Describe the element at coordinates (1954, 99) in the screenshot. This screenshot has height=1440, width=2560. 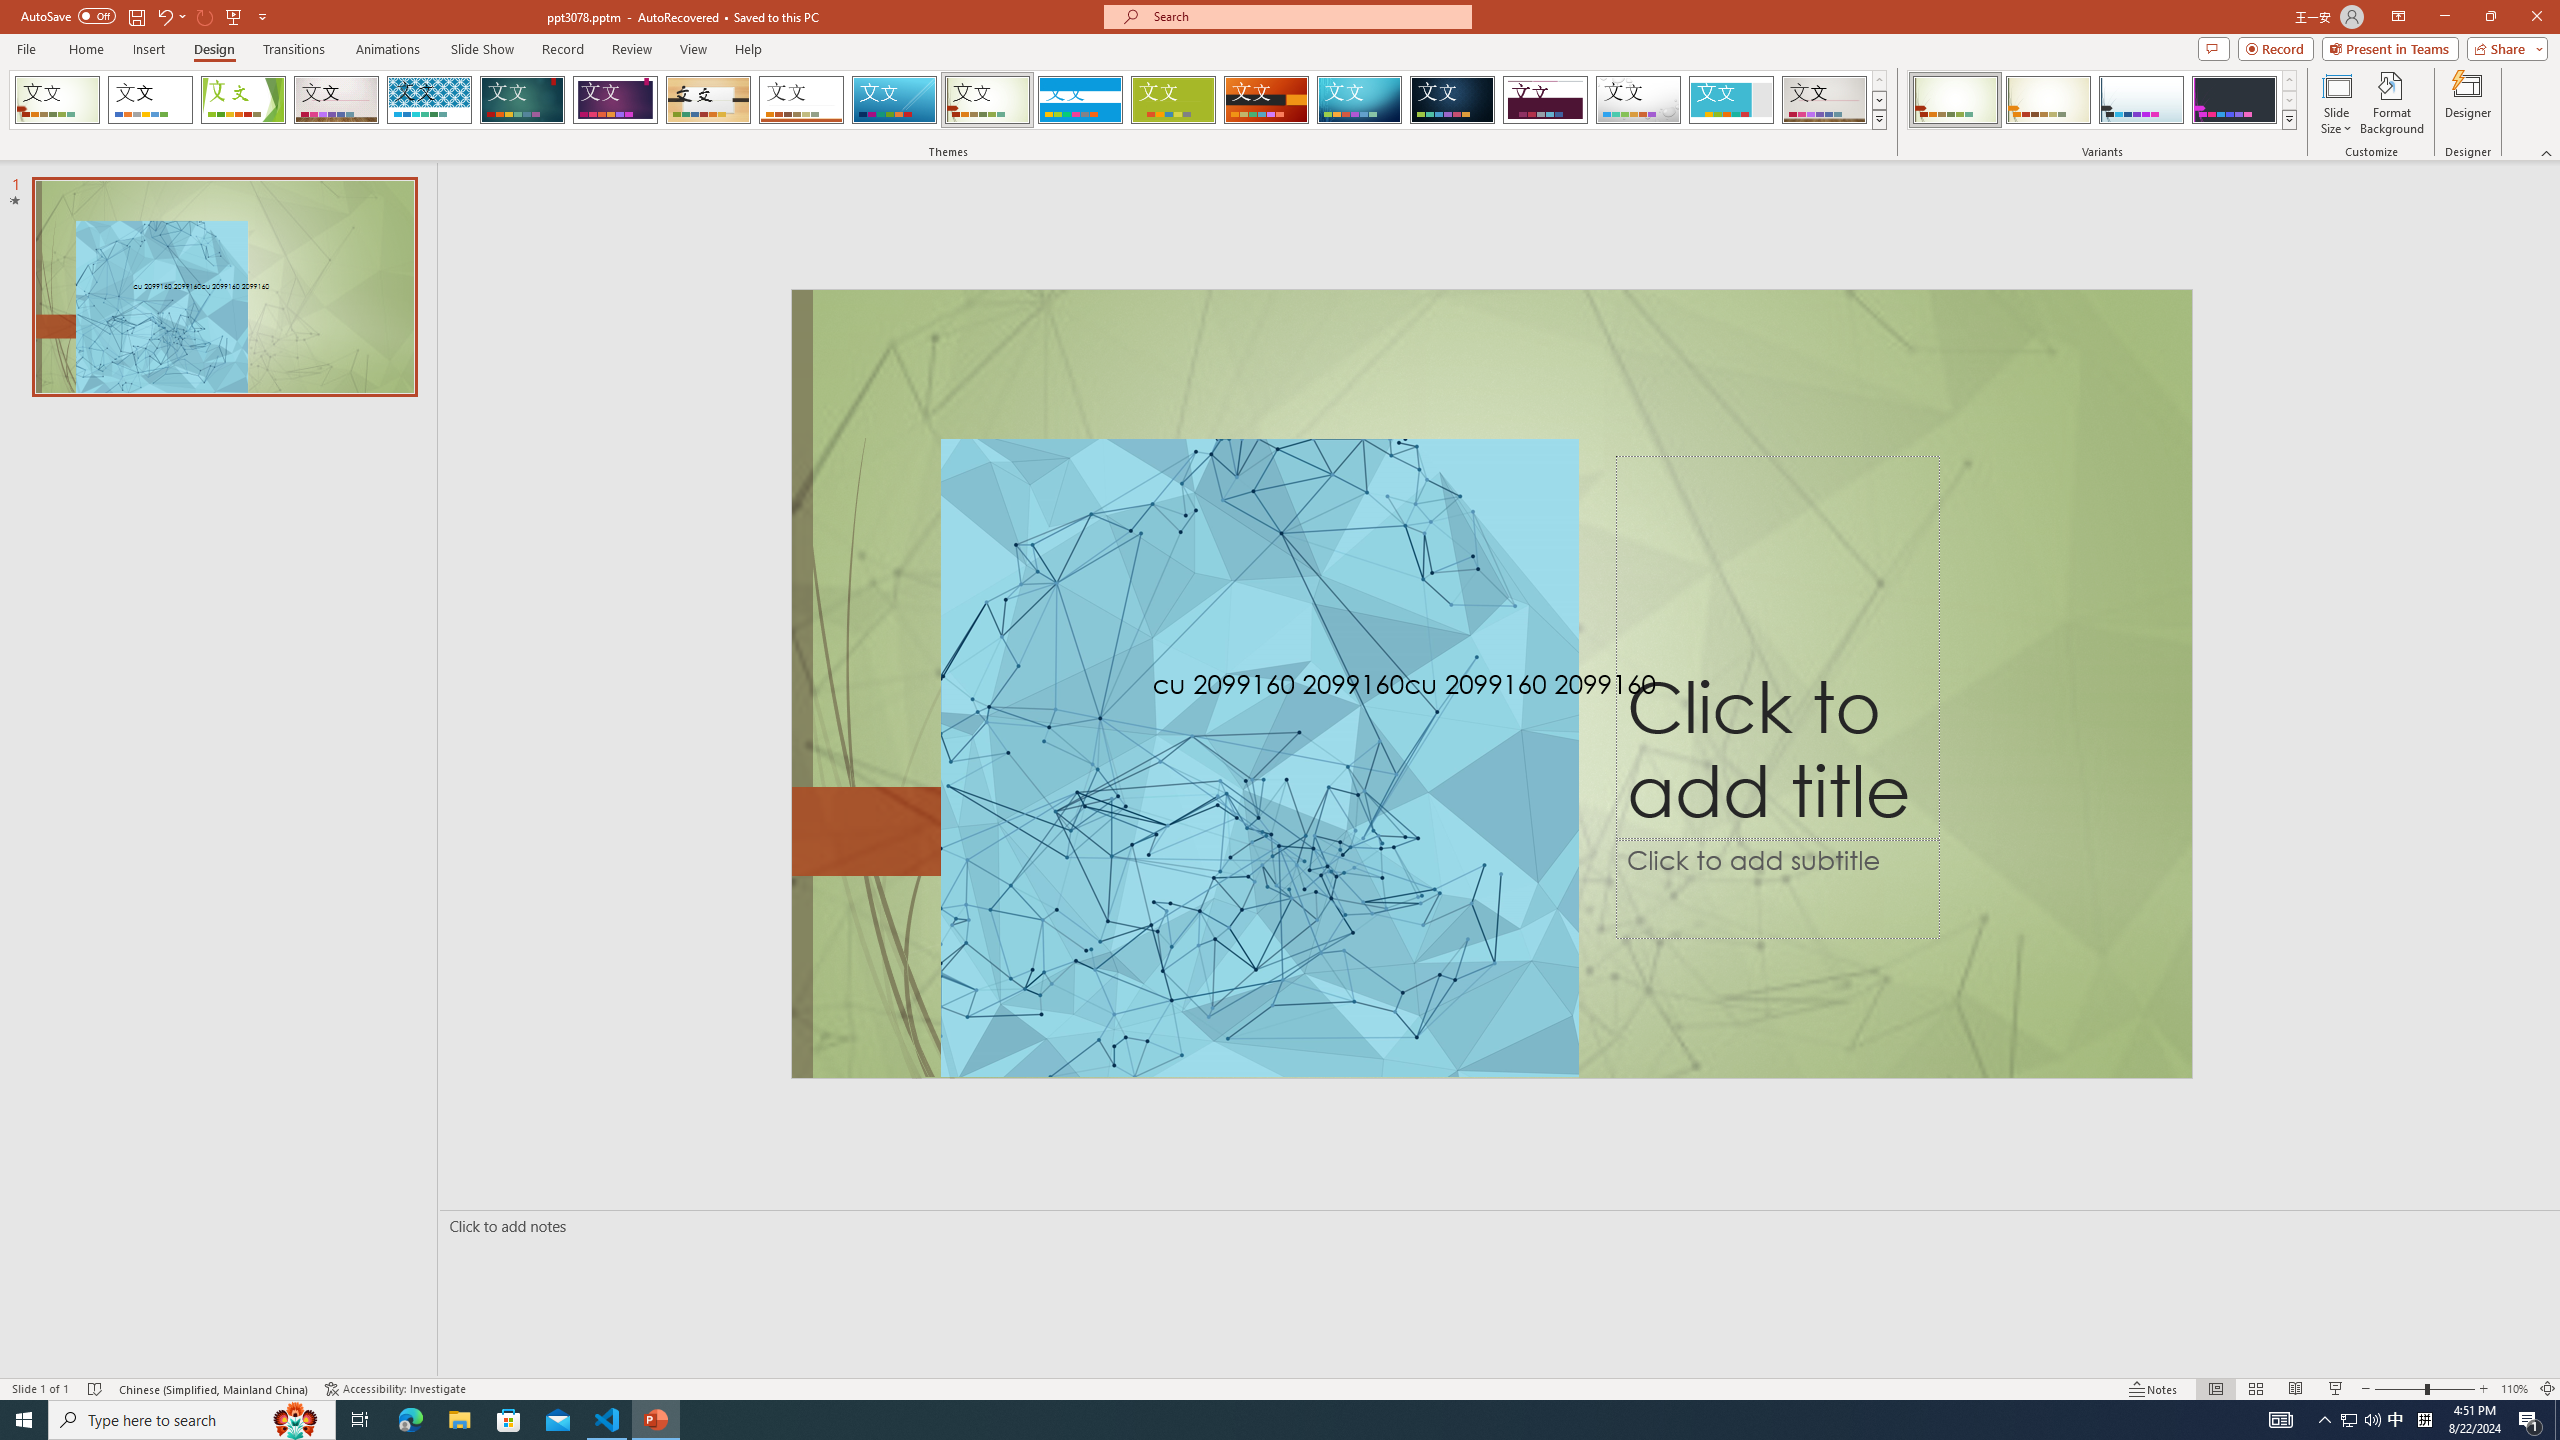
I see `'Wisp Variant 1'` at that location.